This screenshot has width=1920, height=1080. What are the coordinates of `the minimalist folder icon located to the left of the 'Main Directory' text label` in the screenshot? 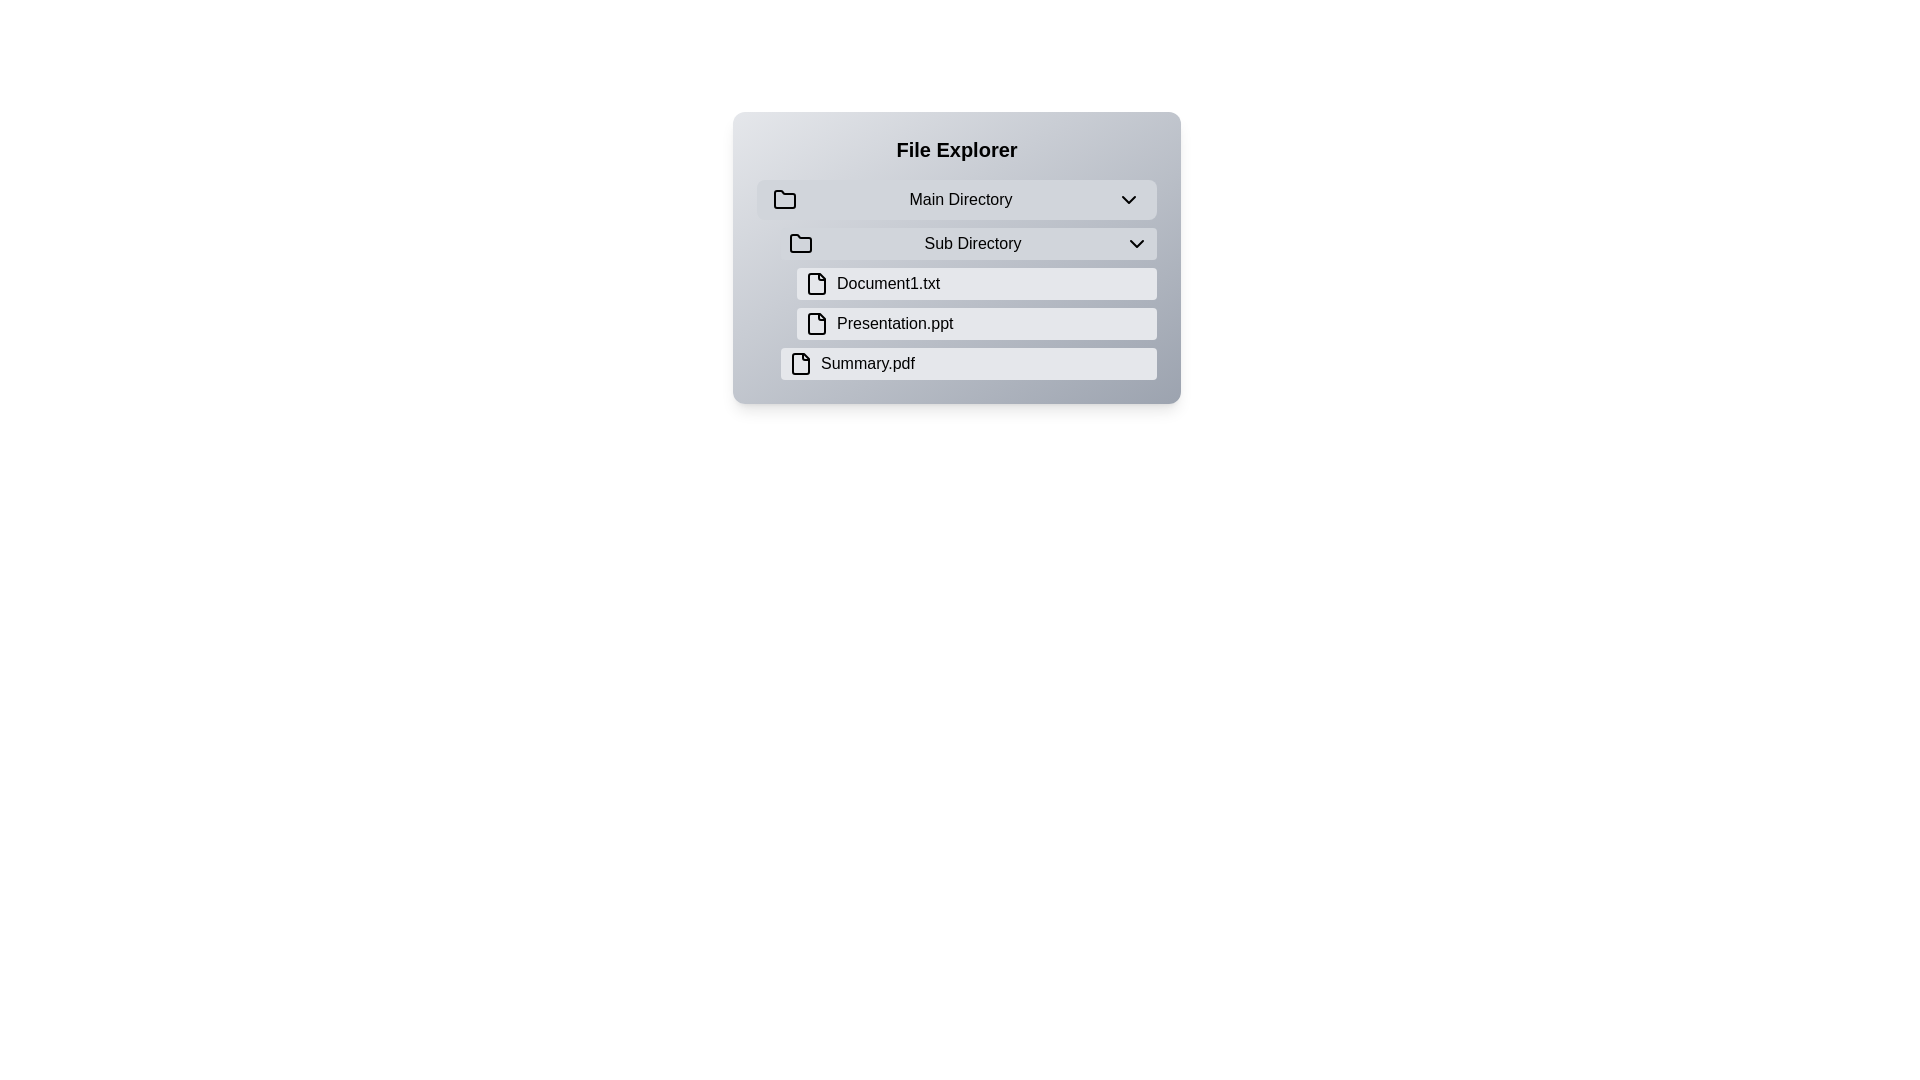 It's located at (784, 200).